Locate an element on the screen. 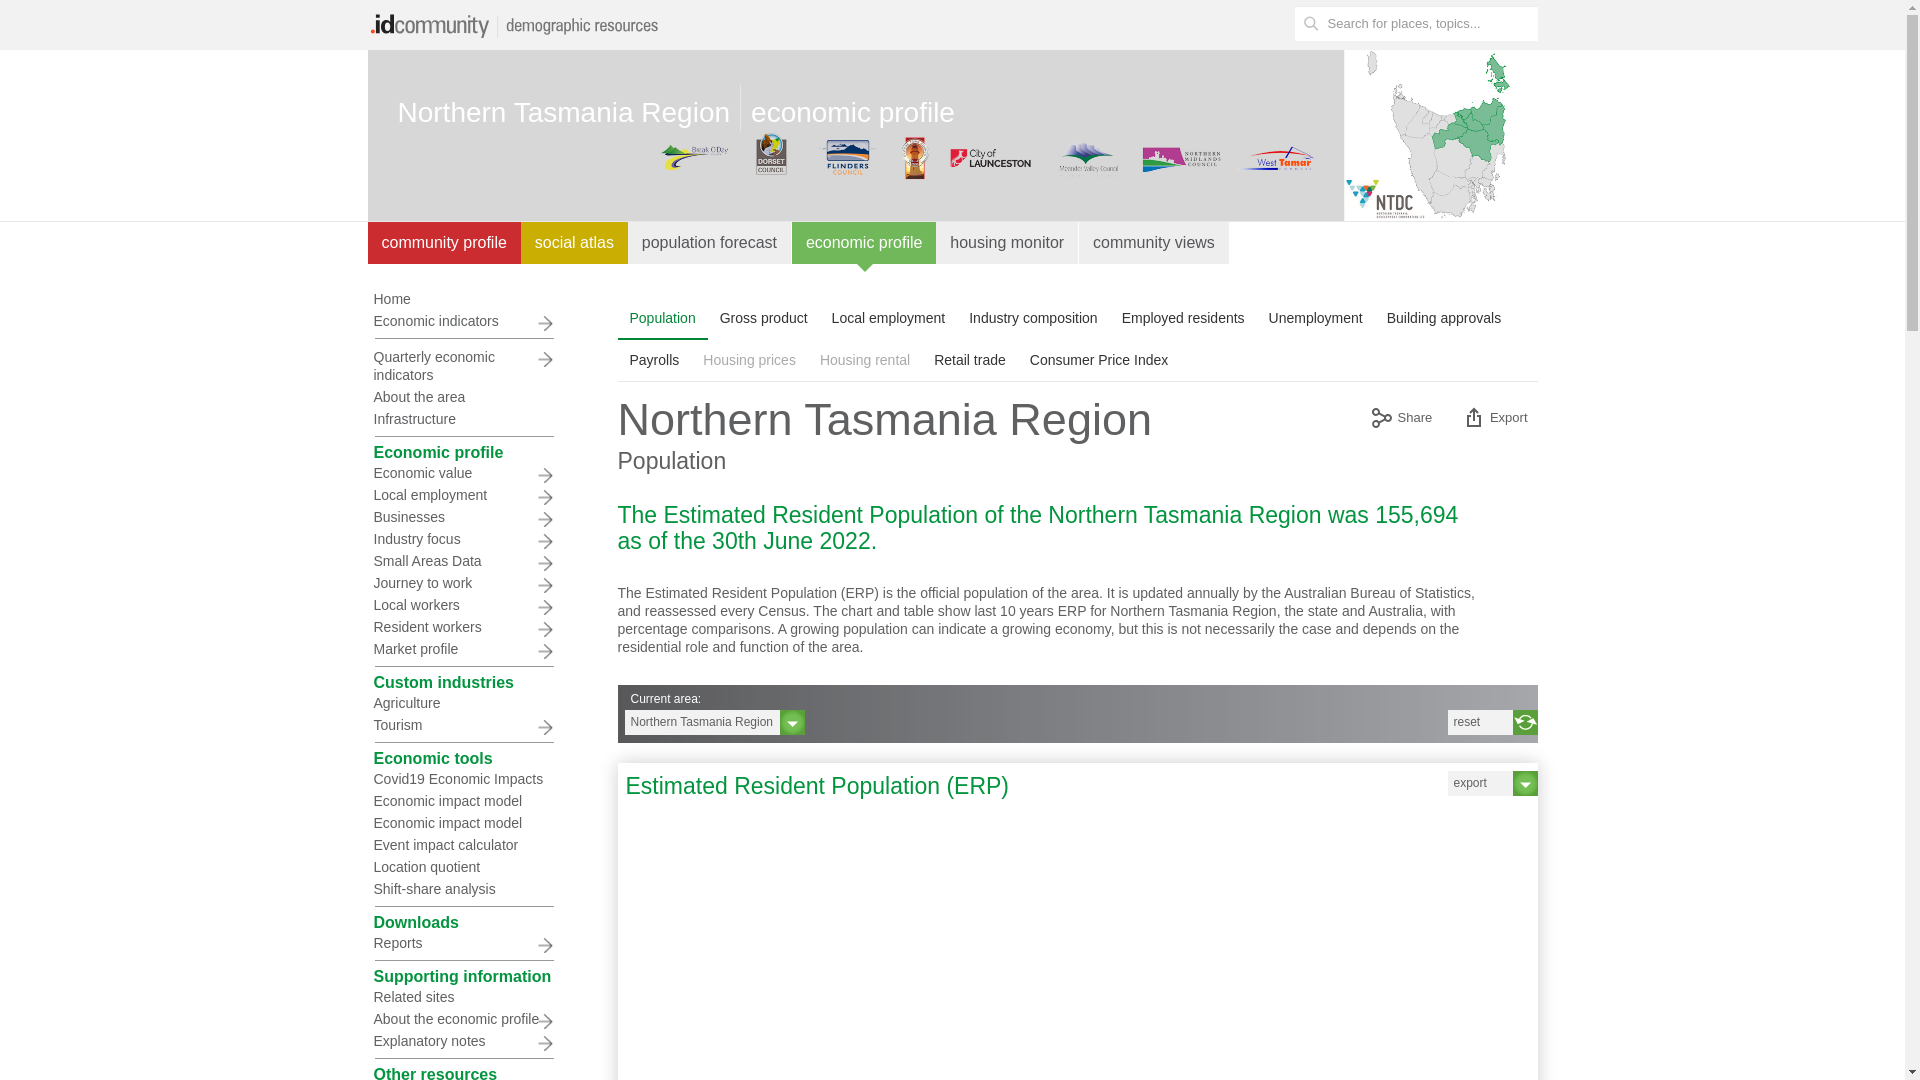 Image resolution: width=1920 pixels, height=1080 pixels. 'Payrolls' is located at coordinates (617, 358).